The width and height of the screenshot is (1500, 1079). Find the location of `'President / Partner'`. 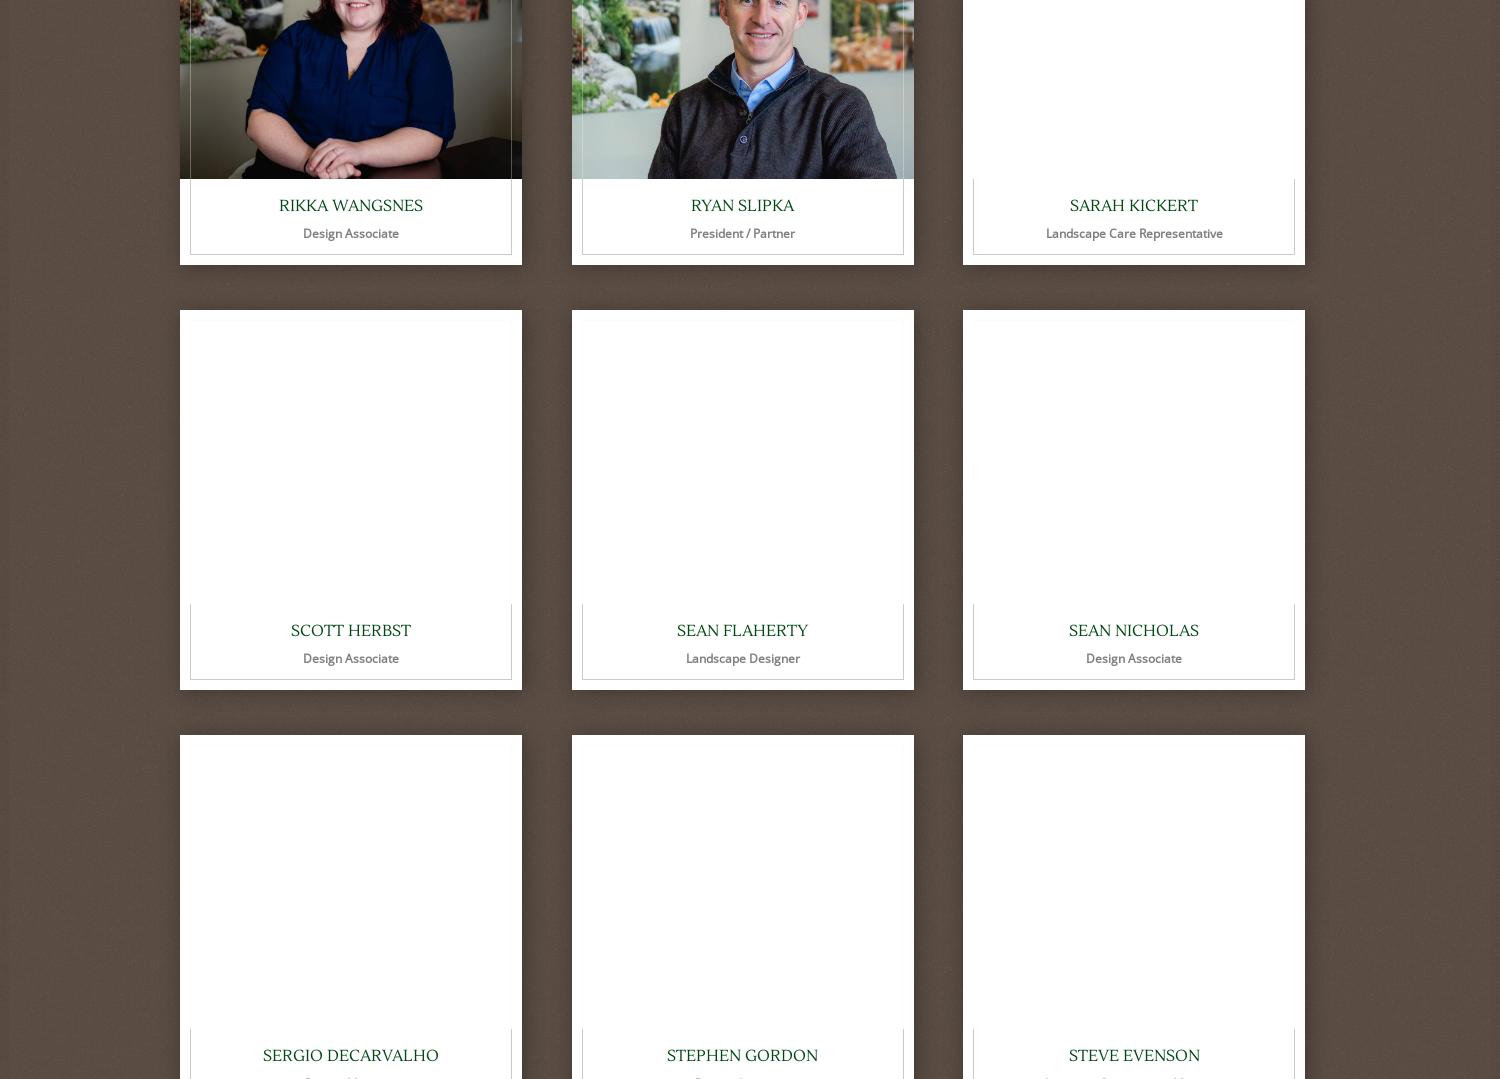

'President / Partner' is located at coordinates (741, 232).